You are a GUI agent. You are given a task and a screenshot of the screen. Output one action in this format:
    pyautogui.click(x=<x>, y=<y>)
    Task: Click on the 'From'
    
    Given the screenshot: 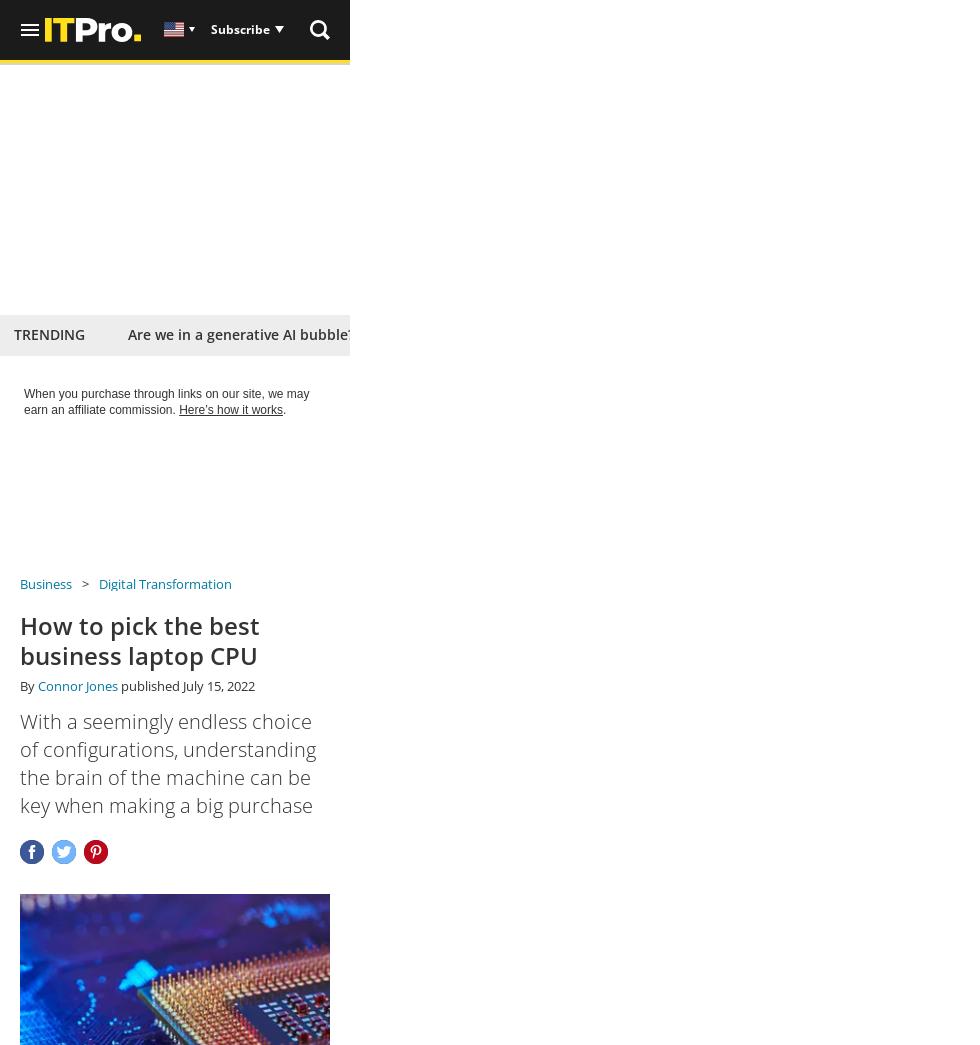 What is the action you would take?
    pyautogui.click(x=131, y=540)
    